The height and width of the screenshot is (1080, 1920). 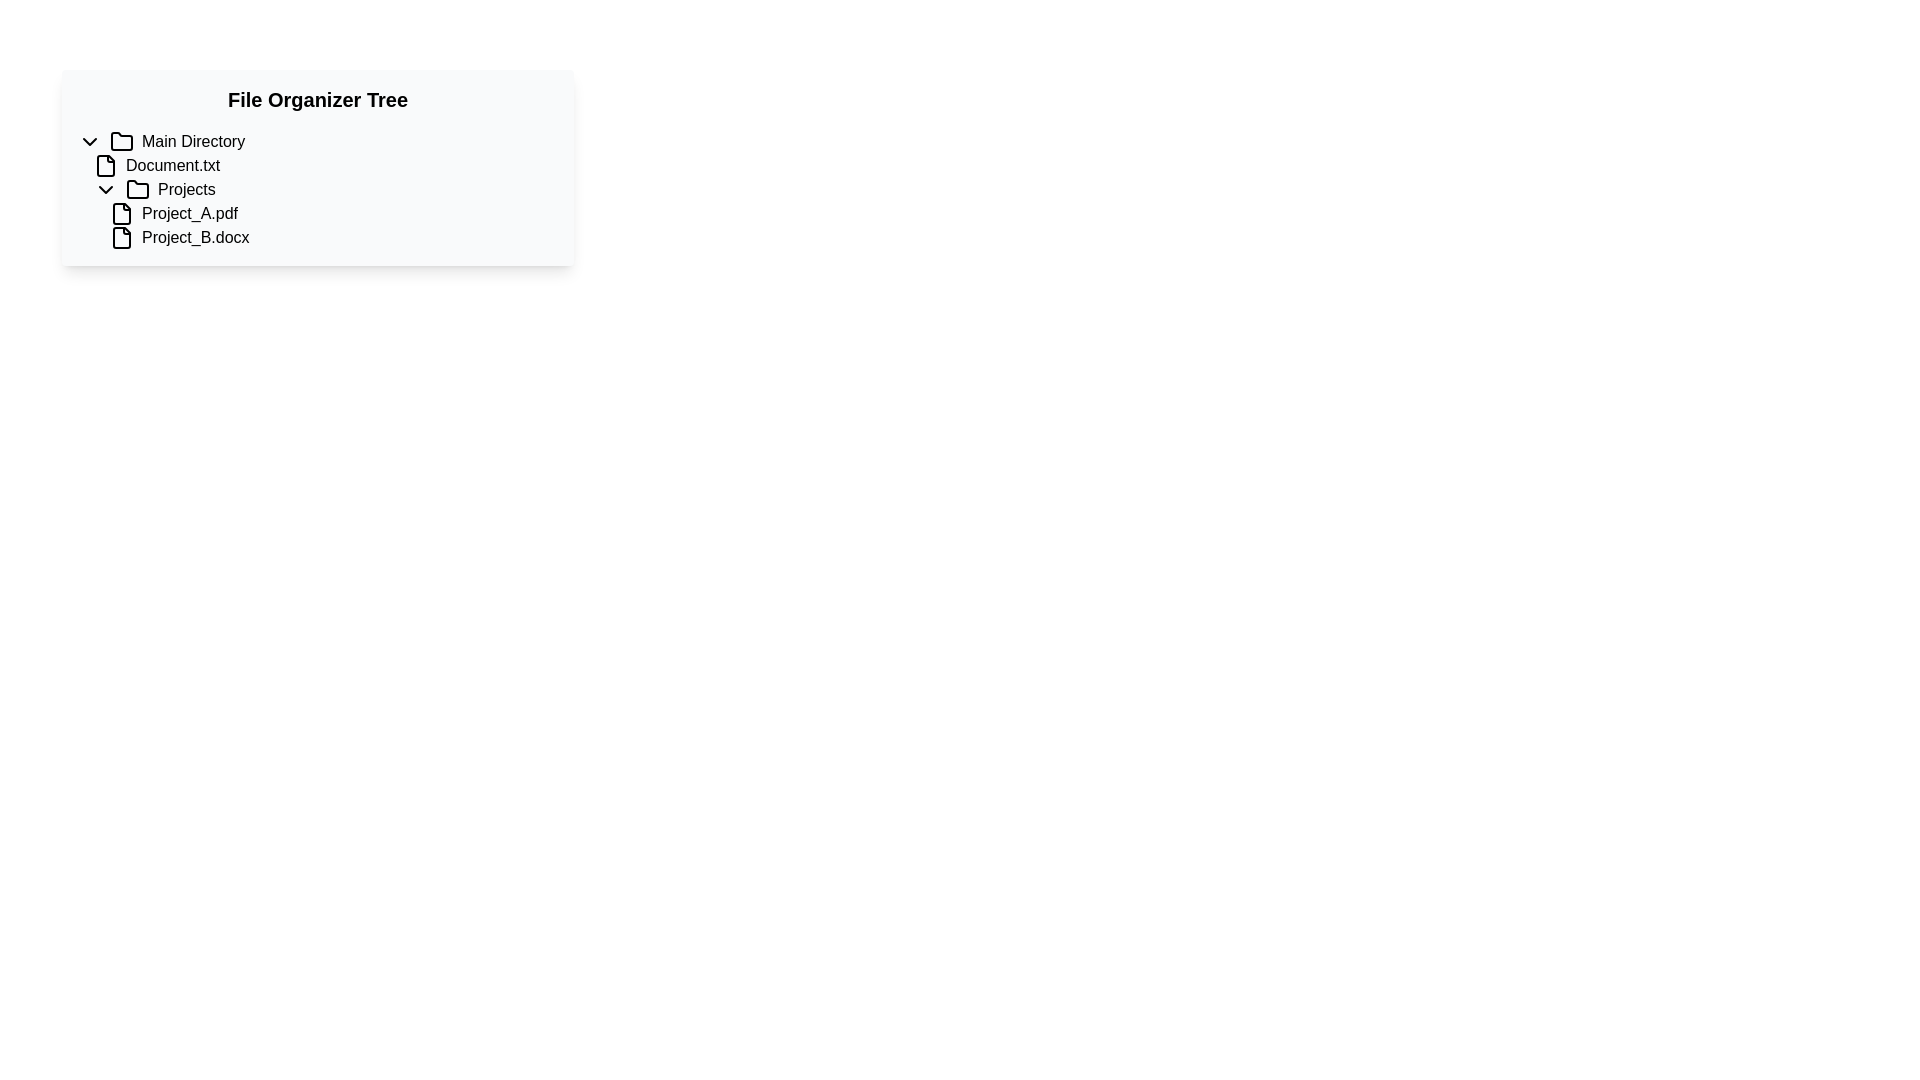 I want to click on the file icon representing 'Document.txt' in the Main Directory, which has a rectangular layout with rounded corners and a folded corner detail, so click(x=104, y=164).